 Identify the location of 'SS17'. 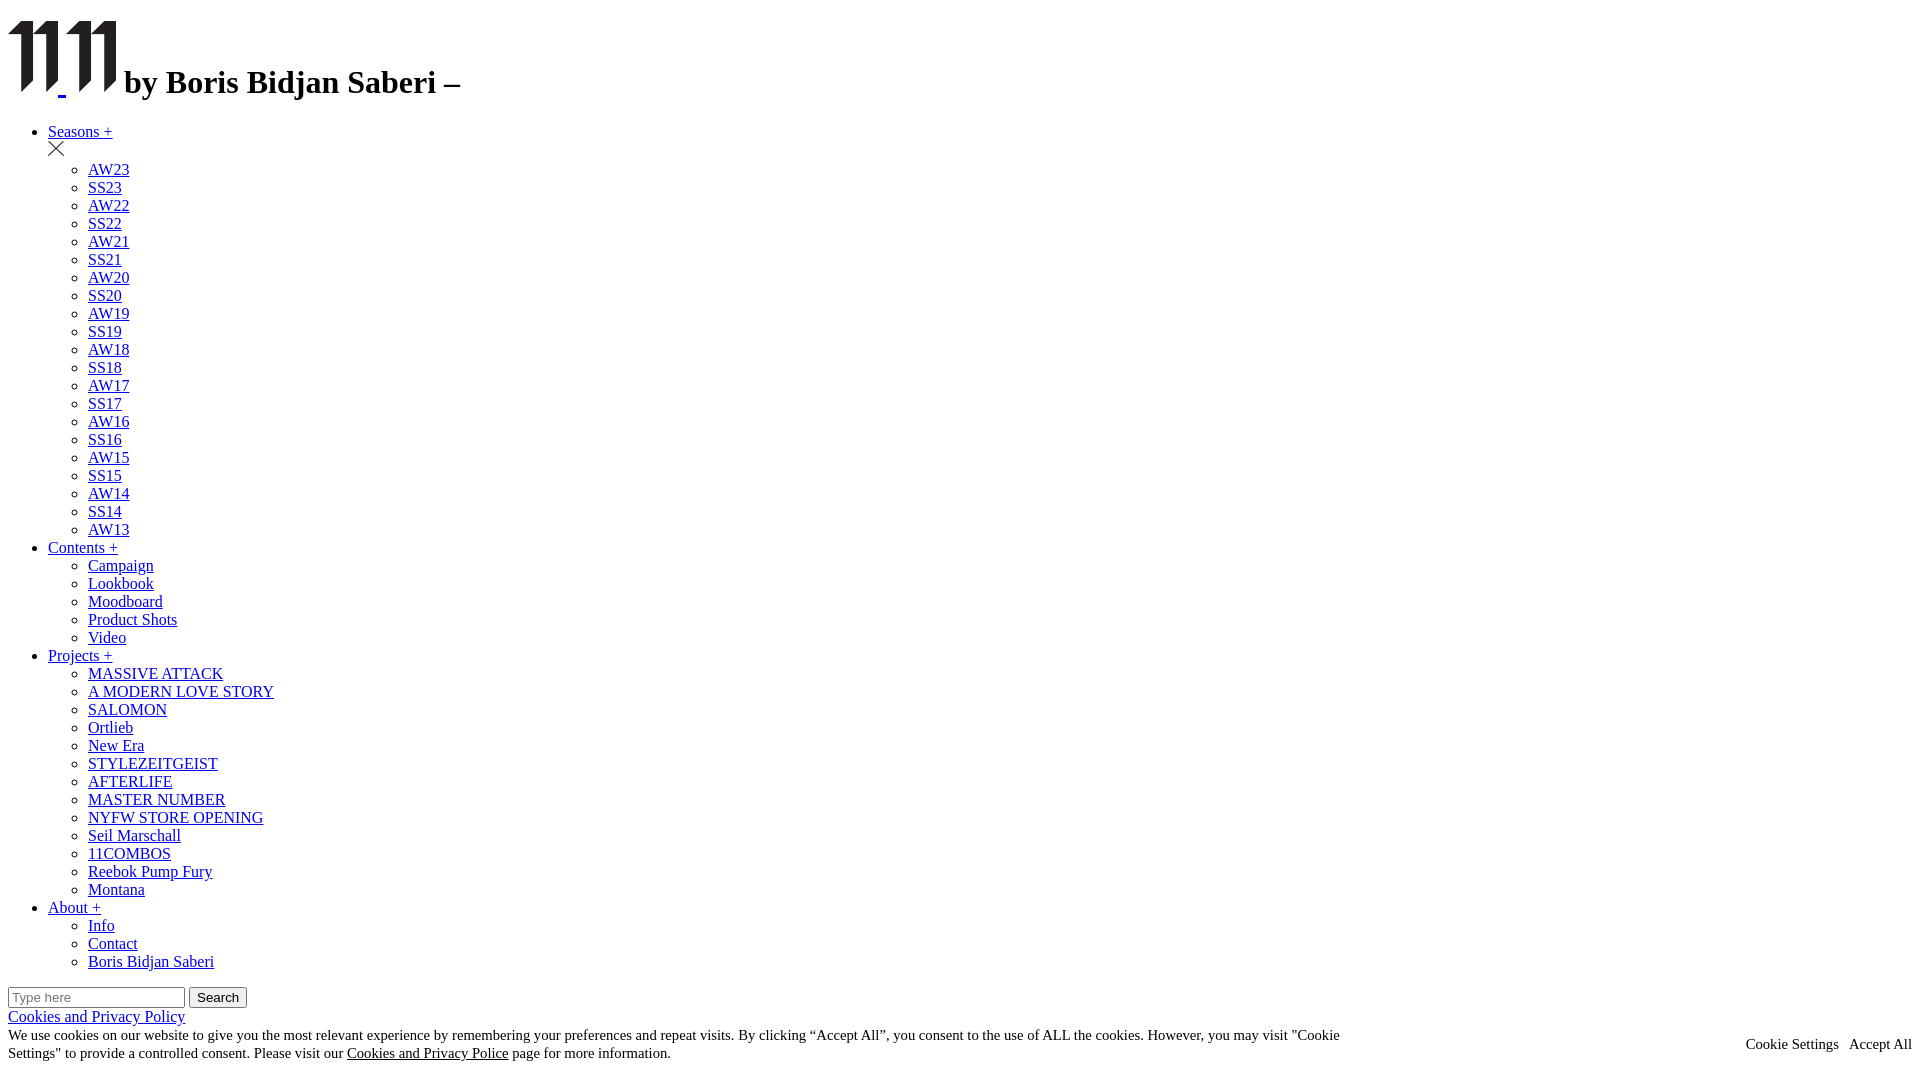
(104, 403).